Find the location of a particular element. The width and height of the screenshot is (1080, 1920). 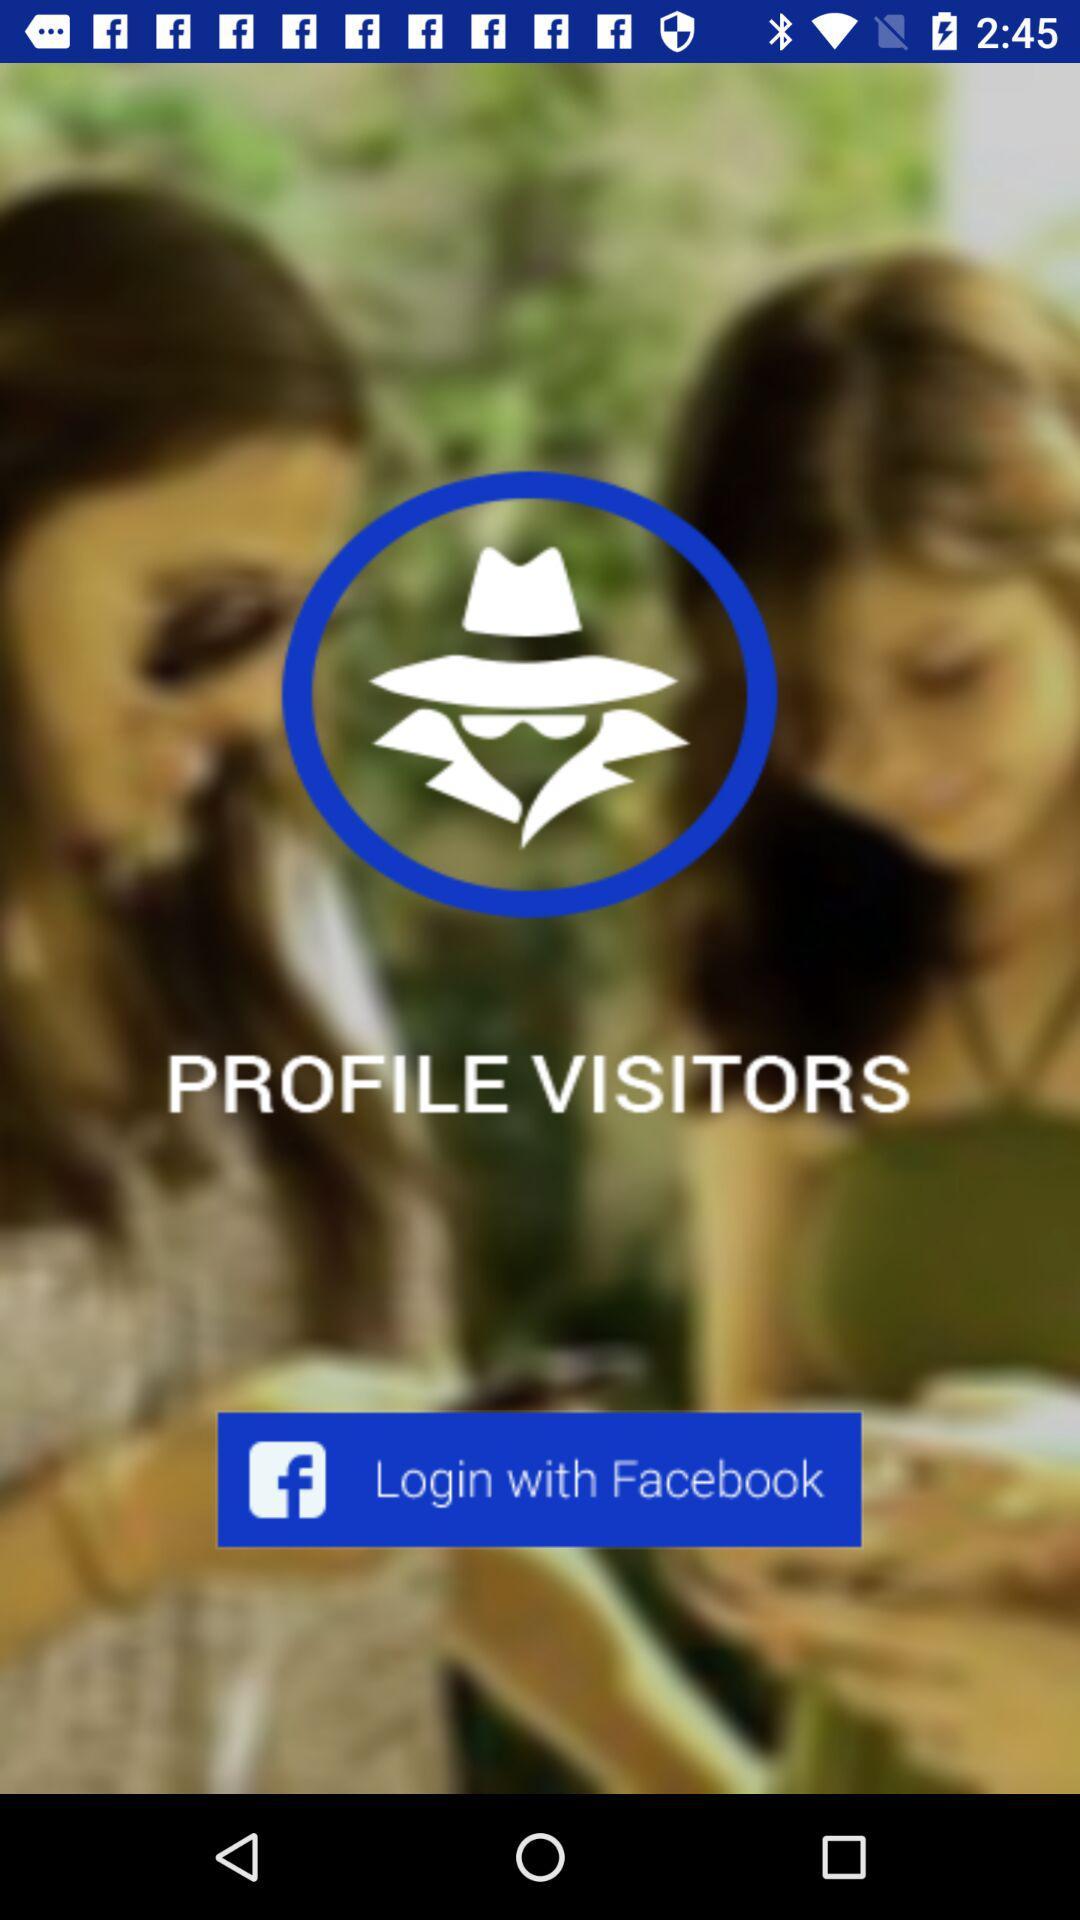

face book login enter option is located at coordinates (538, 1479).